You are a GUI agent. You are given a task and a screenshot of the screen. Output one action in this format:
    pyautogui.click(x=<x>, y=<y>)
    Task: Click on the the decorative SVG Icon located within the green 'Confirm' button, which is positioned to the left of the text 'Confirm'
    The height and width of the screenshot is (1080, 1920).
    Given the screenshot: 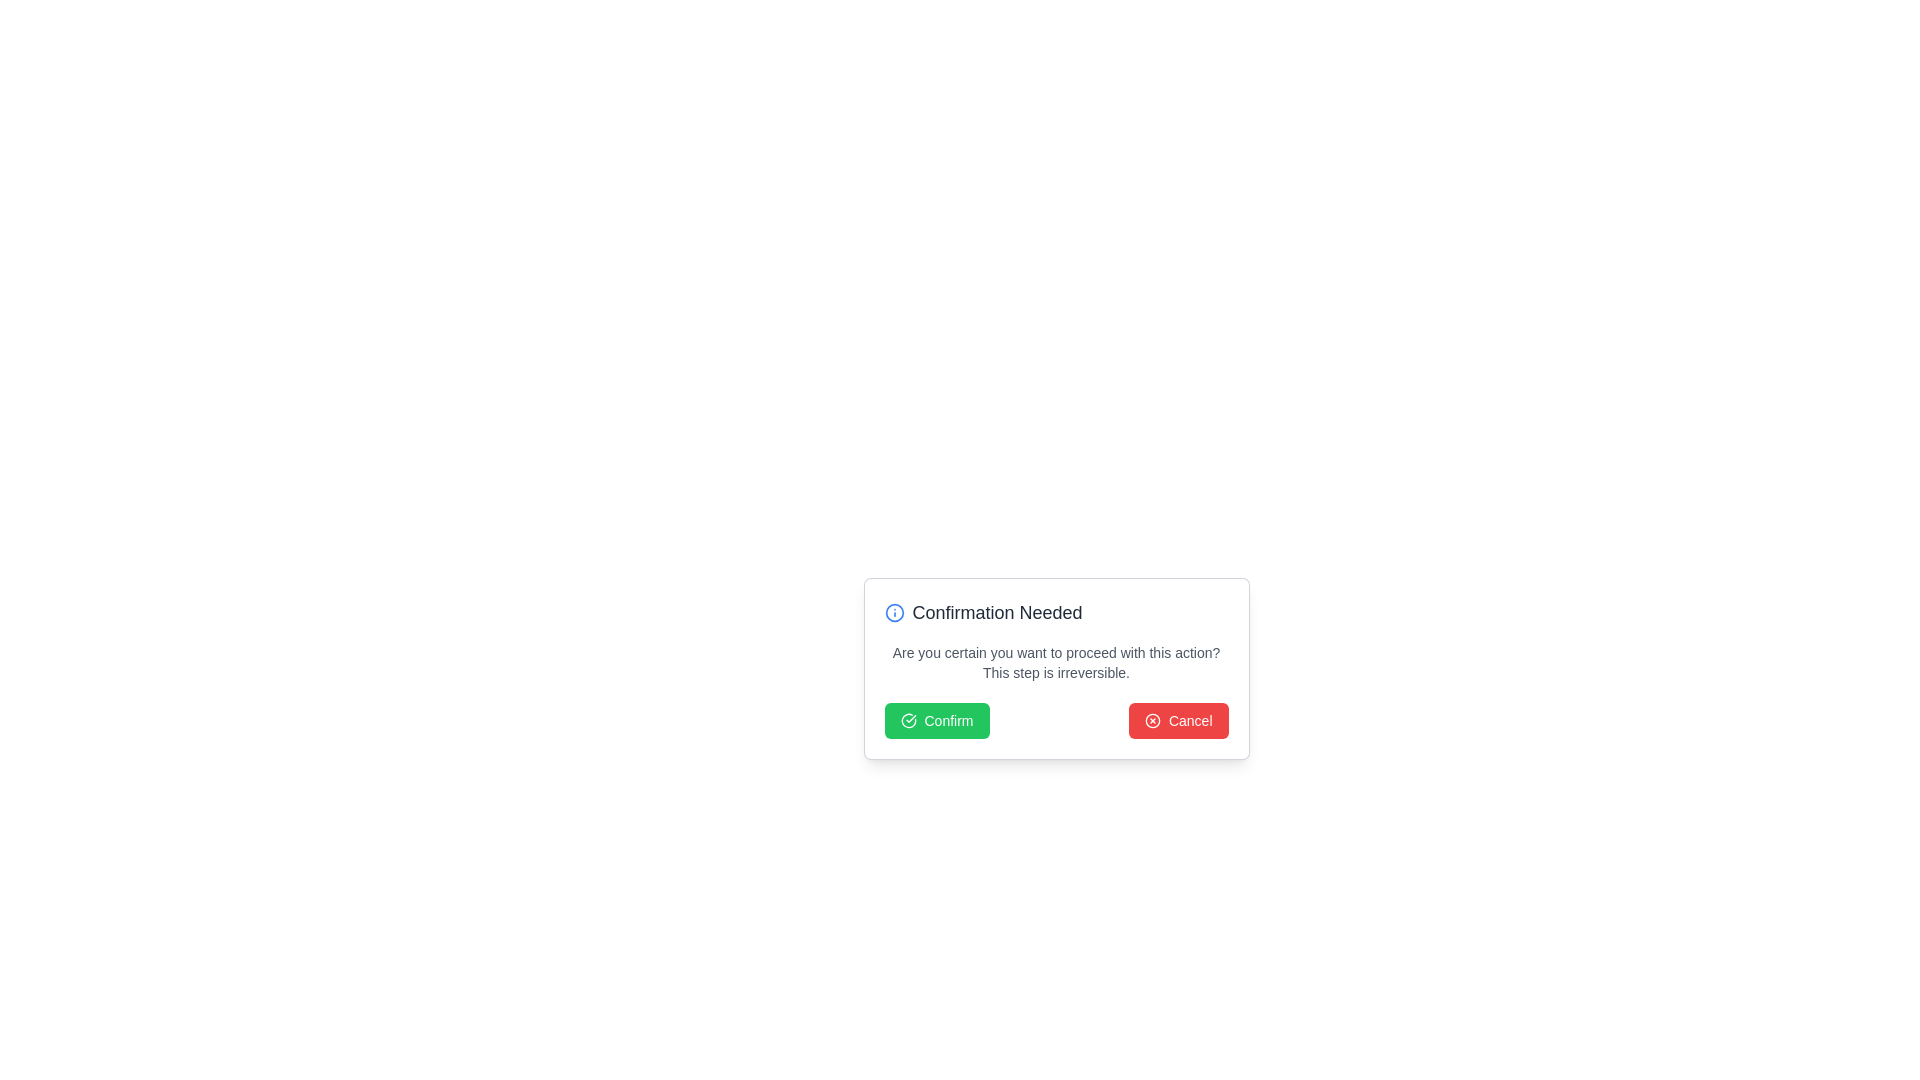 What is the action you would take?
    pyautogui.click(x=907, y=721)
    